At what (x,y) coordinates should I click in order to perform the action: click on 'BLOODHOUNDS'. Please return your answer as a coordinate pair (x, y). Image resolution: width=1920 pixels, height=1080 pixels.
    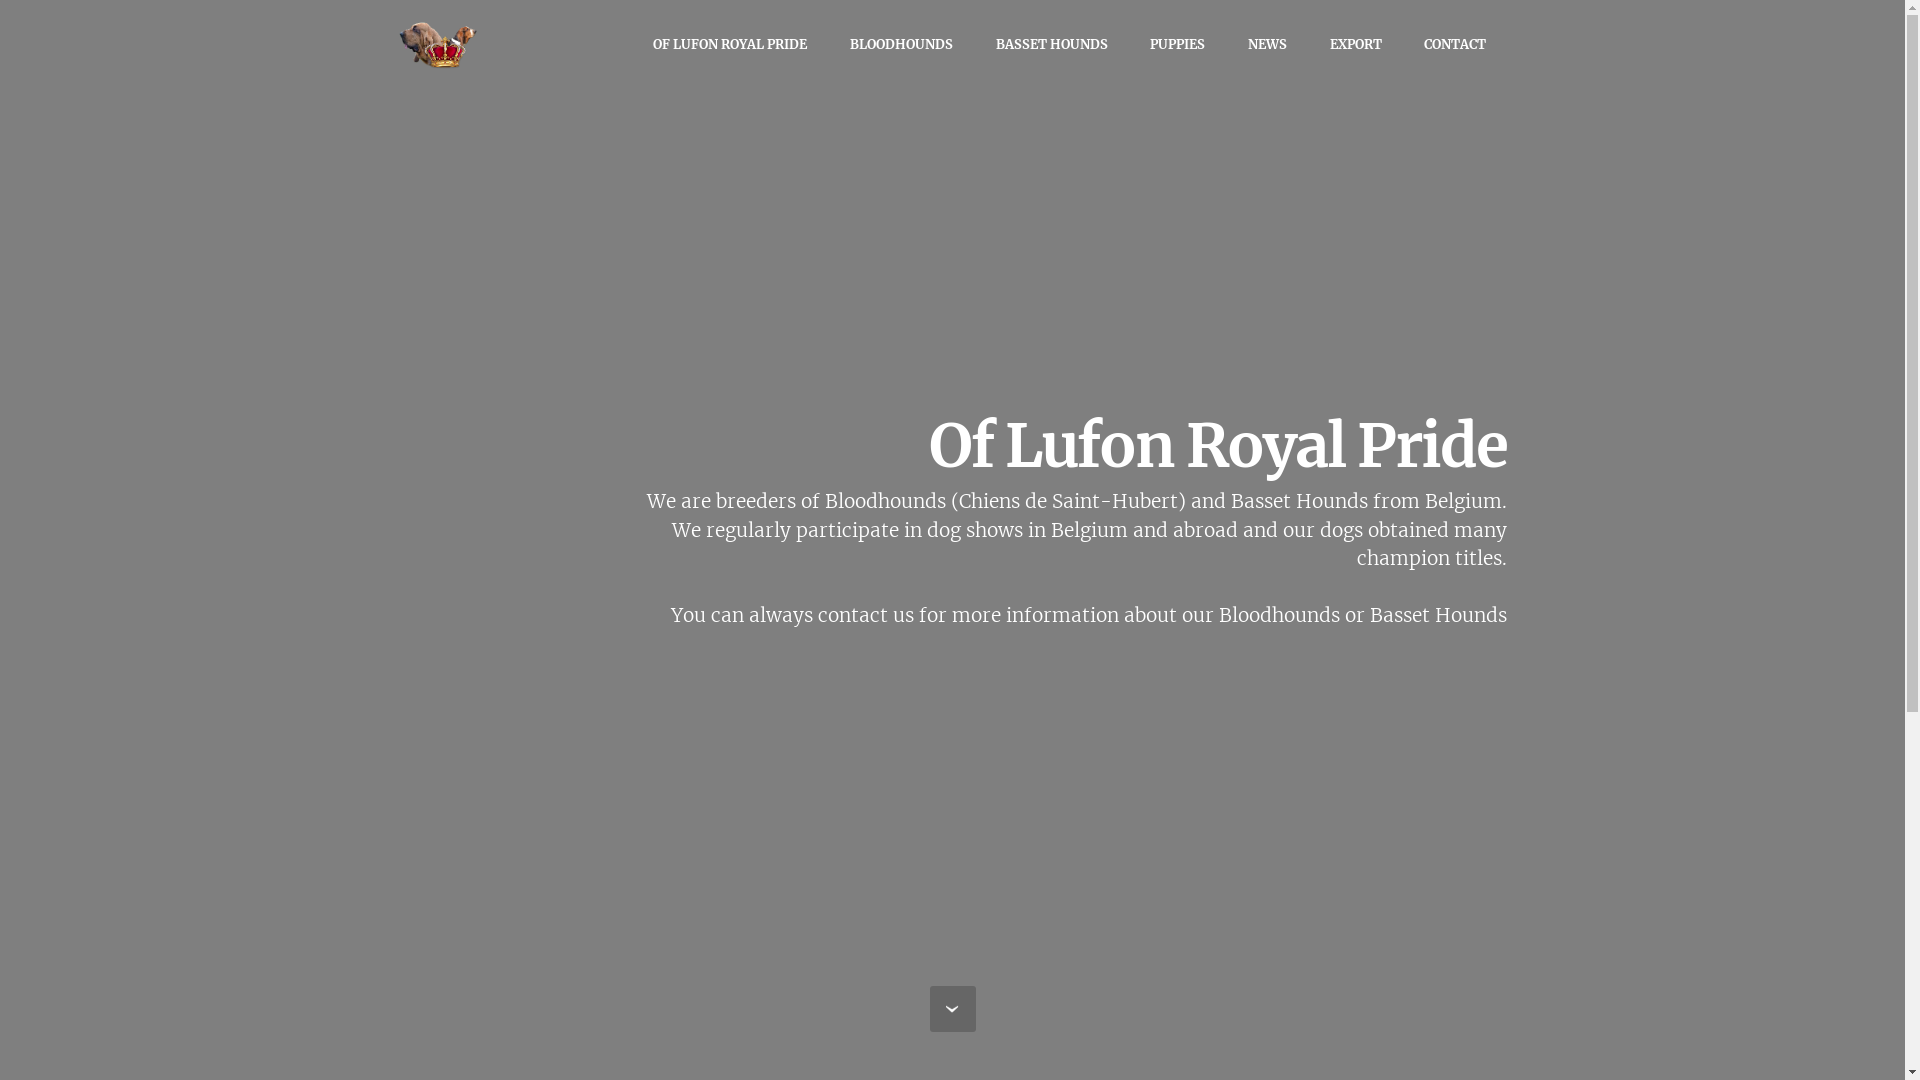
    Looking at the image, I should click on (900, 44).